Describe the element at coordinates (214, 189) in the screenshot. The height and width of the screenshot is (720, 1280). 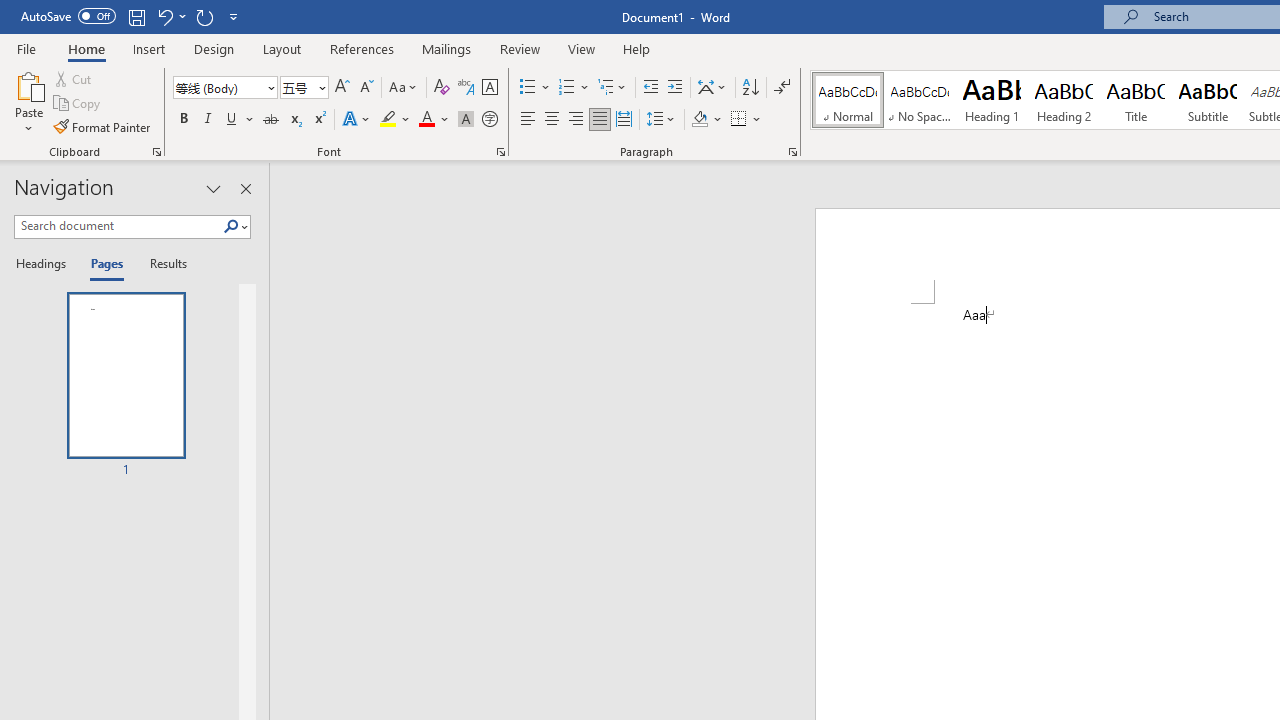
I see `'Task Pane Options'` at that location.